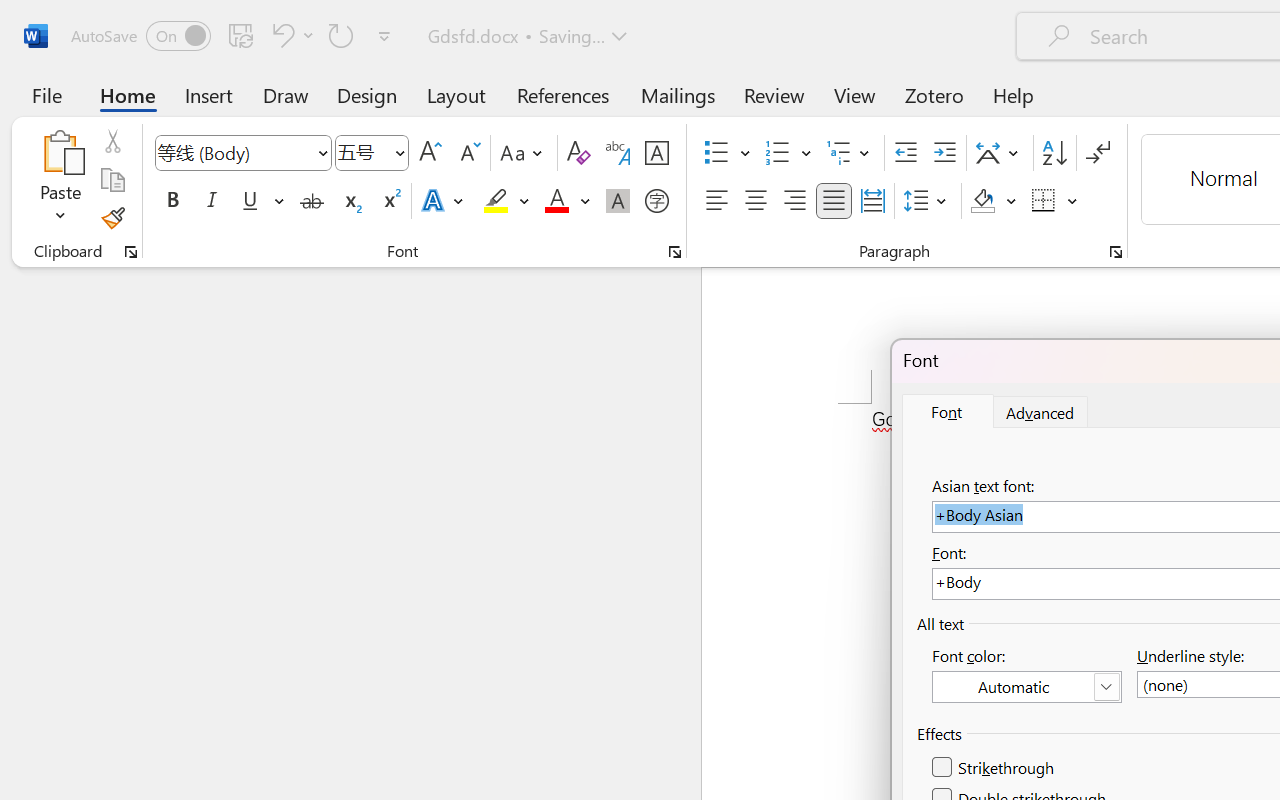 Image resolution: width=1280 pixels, height=800 pixels. I want to click on 'Subscript', so click(350, 201).